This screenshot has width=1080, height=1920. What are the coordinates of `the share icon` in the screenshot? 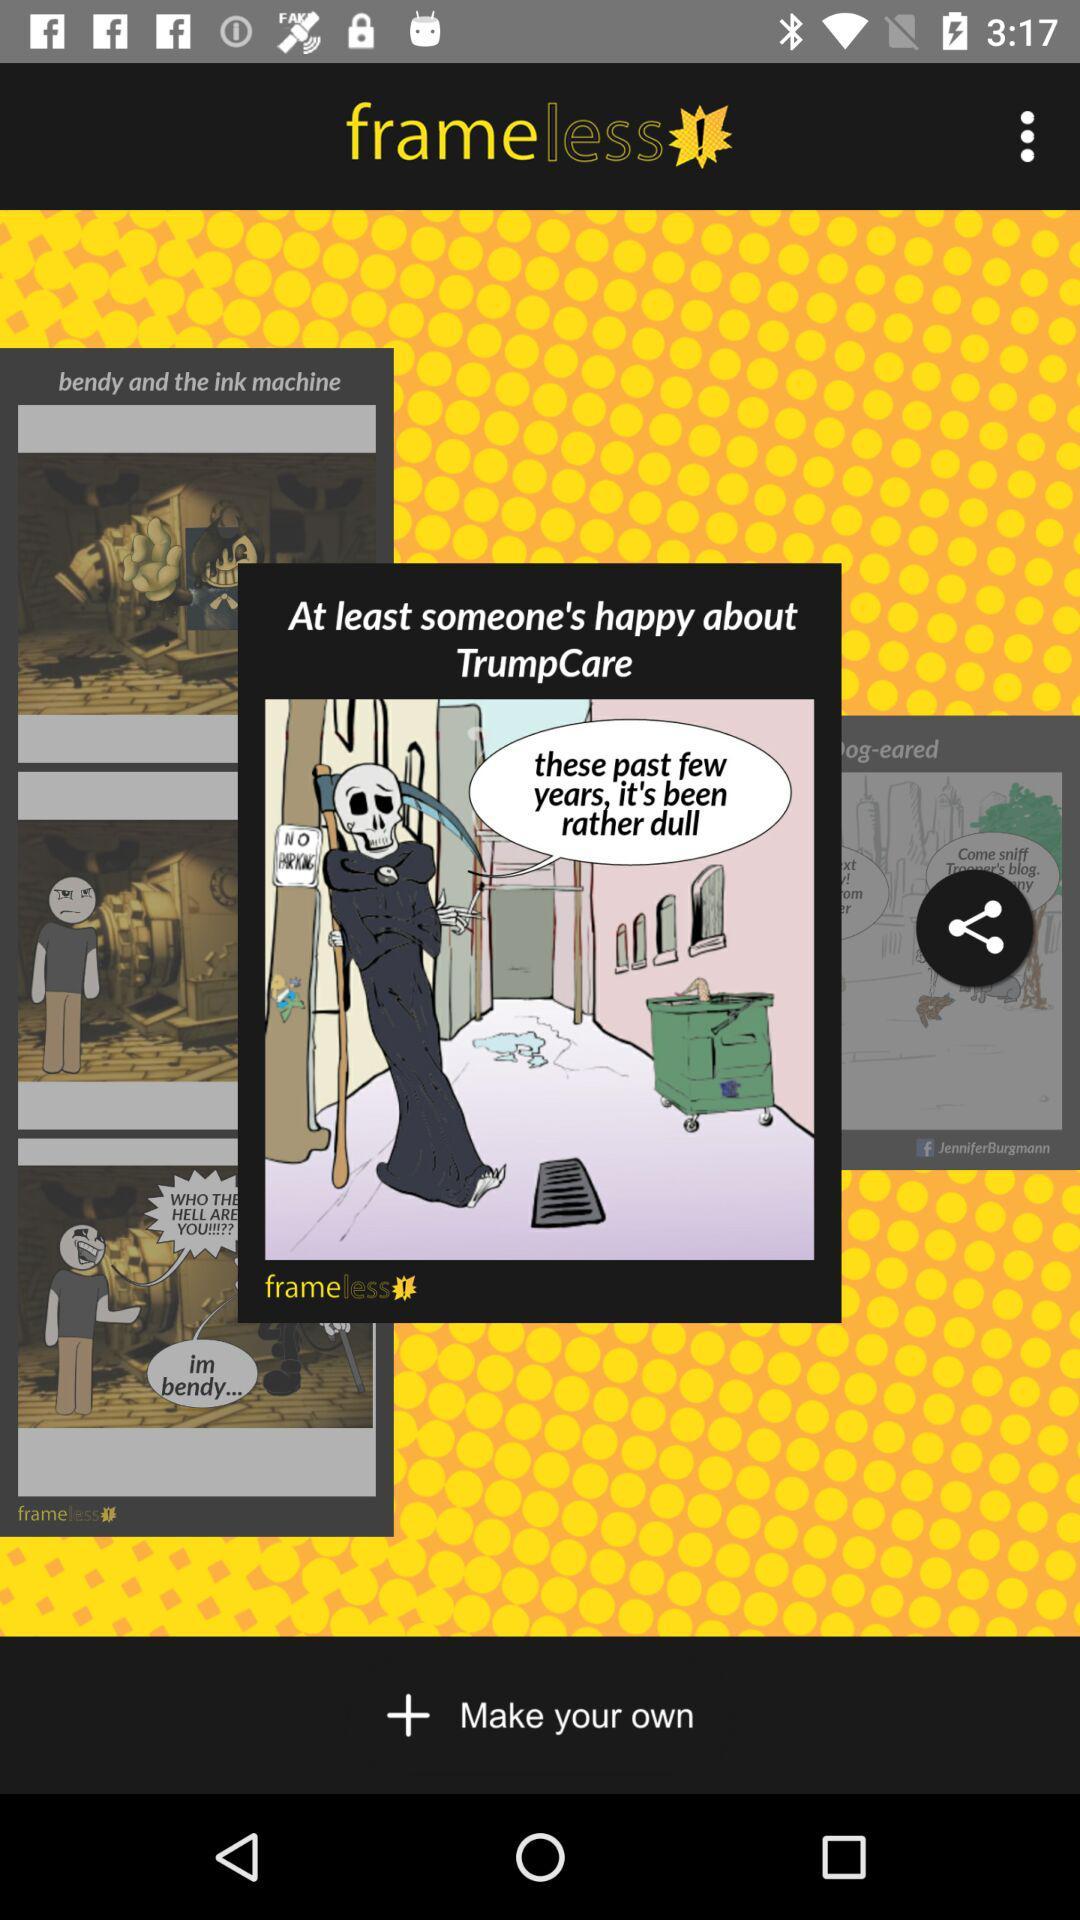 It's located at (973, 927).